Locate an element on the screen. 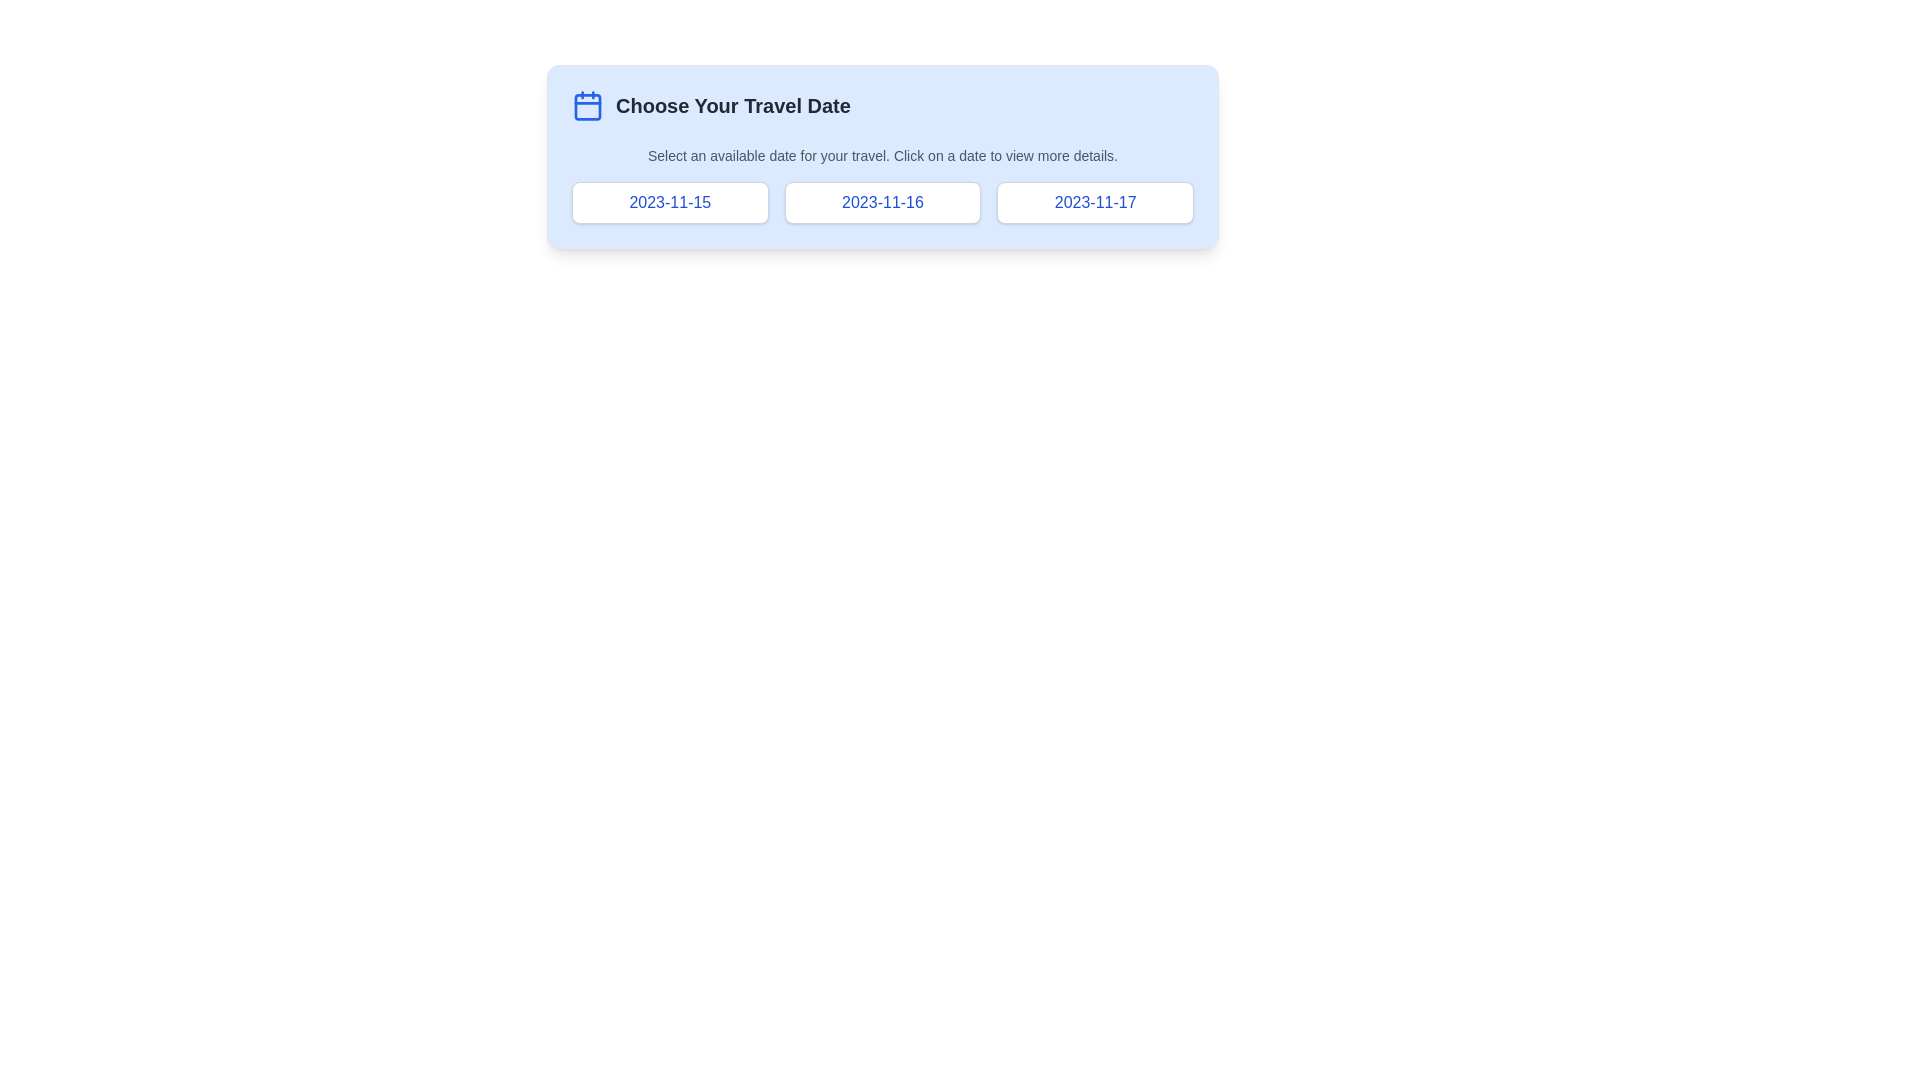  the decorative graphical element within the calendar icon located at the top left of the interface beside the text 'Choose Your Travel Date' is located at coordinates (587, 107).